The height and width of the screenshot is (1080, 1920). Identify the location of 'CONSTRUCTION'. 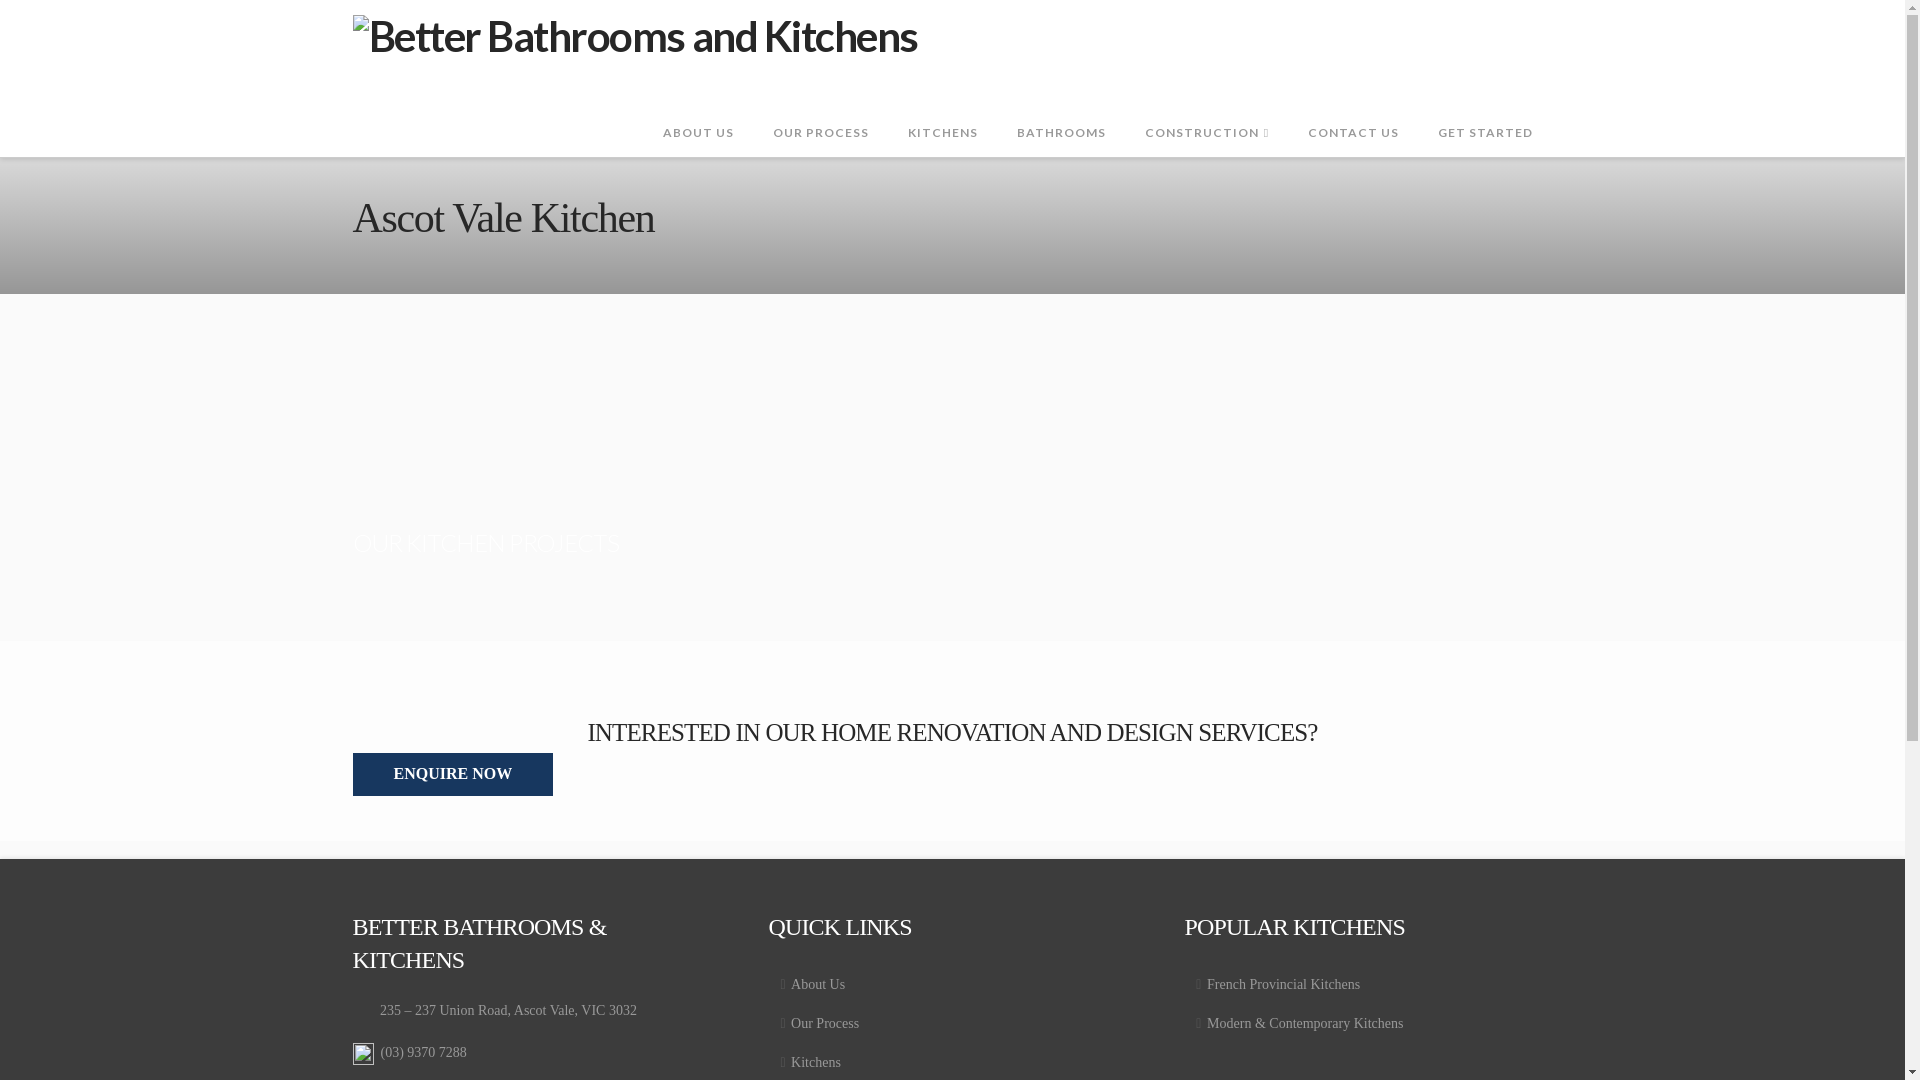
(1205, 111).